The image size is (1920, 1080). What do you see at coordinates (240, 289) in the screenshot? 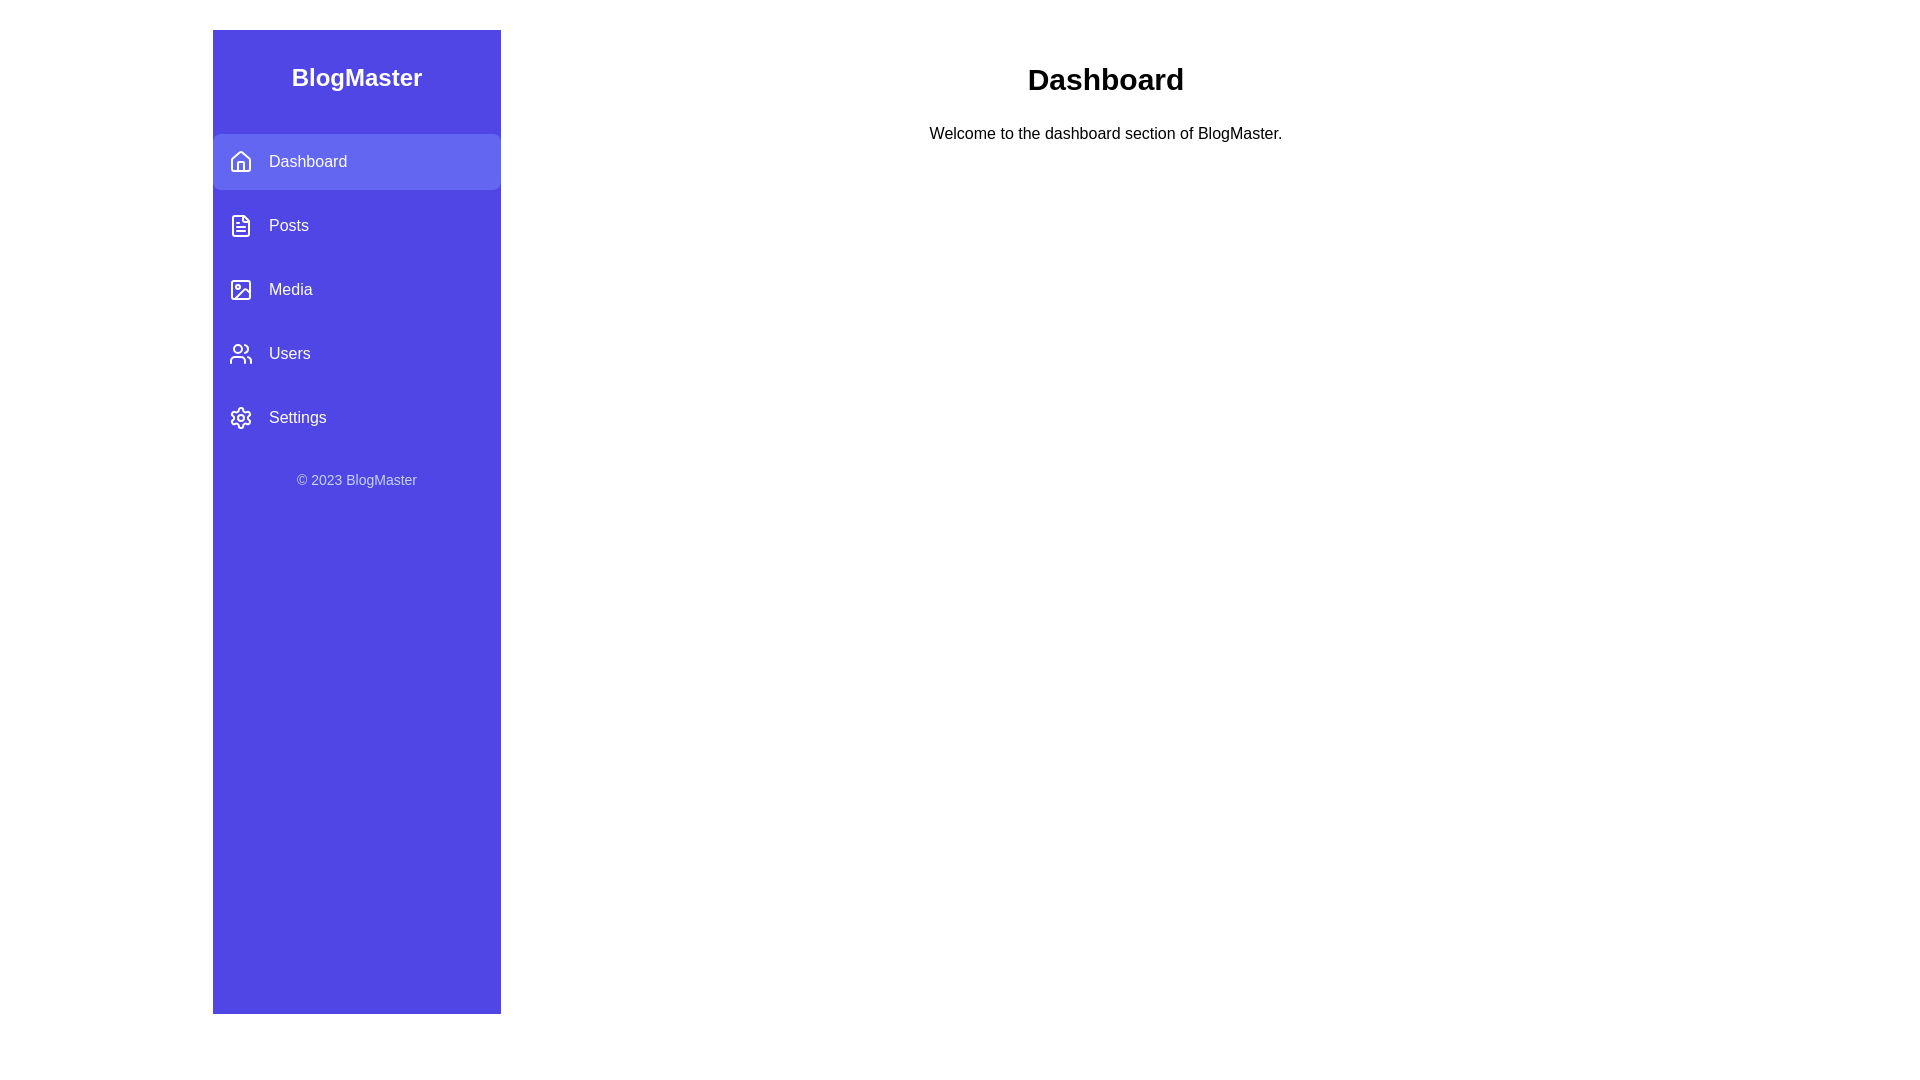
I see `decorative Icon component that is part of the 'Media' menu option in the sidebar navigation menu using developer tools` at bounding box center [240, 289].